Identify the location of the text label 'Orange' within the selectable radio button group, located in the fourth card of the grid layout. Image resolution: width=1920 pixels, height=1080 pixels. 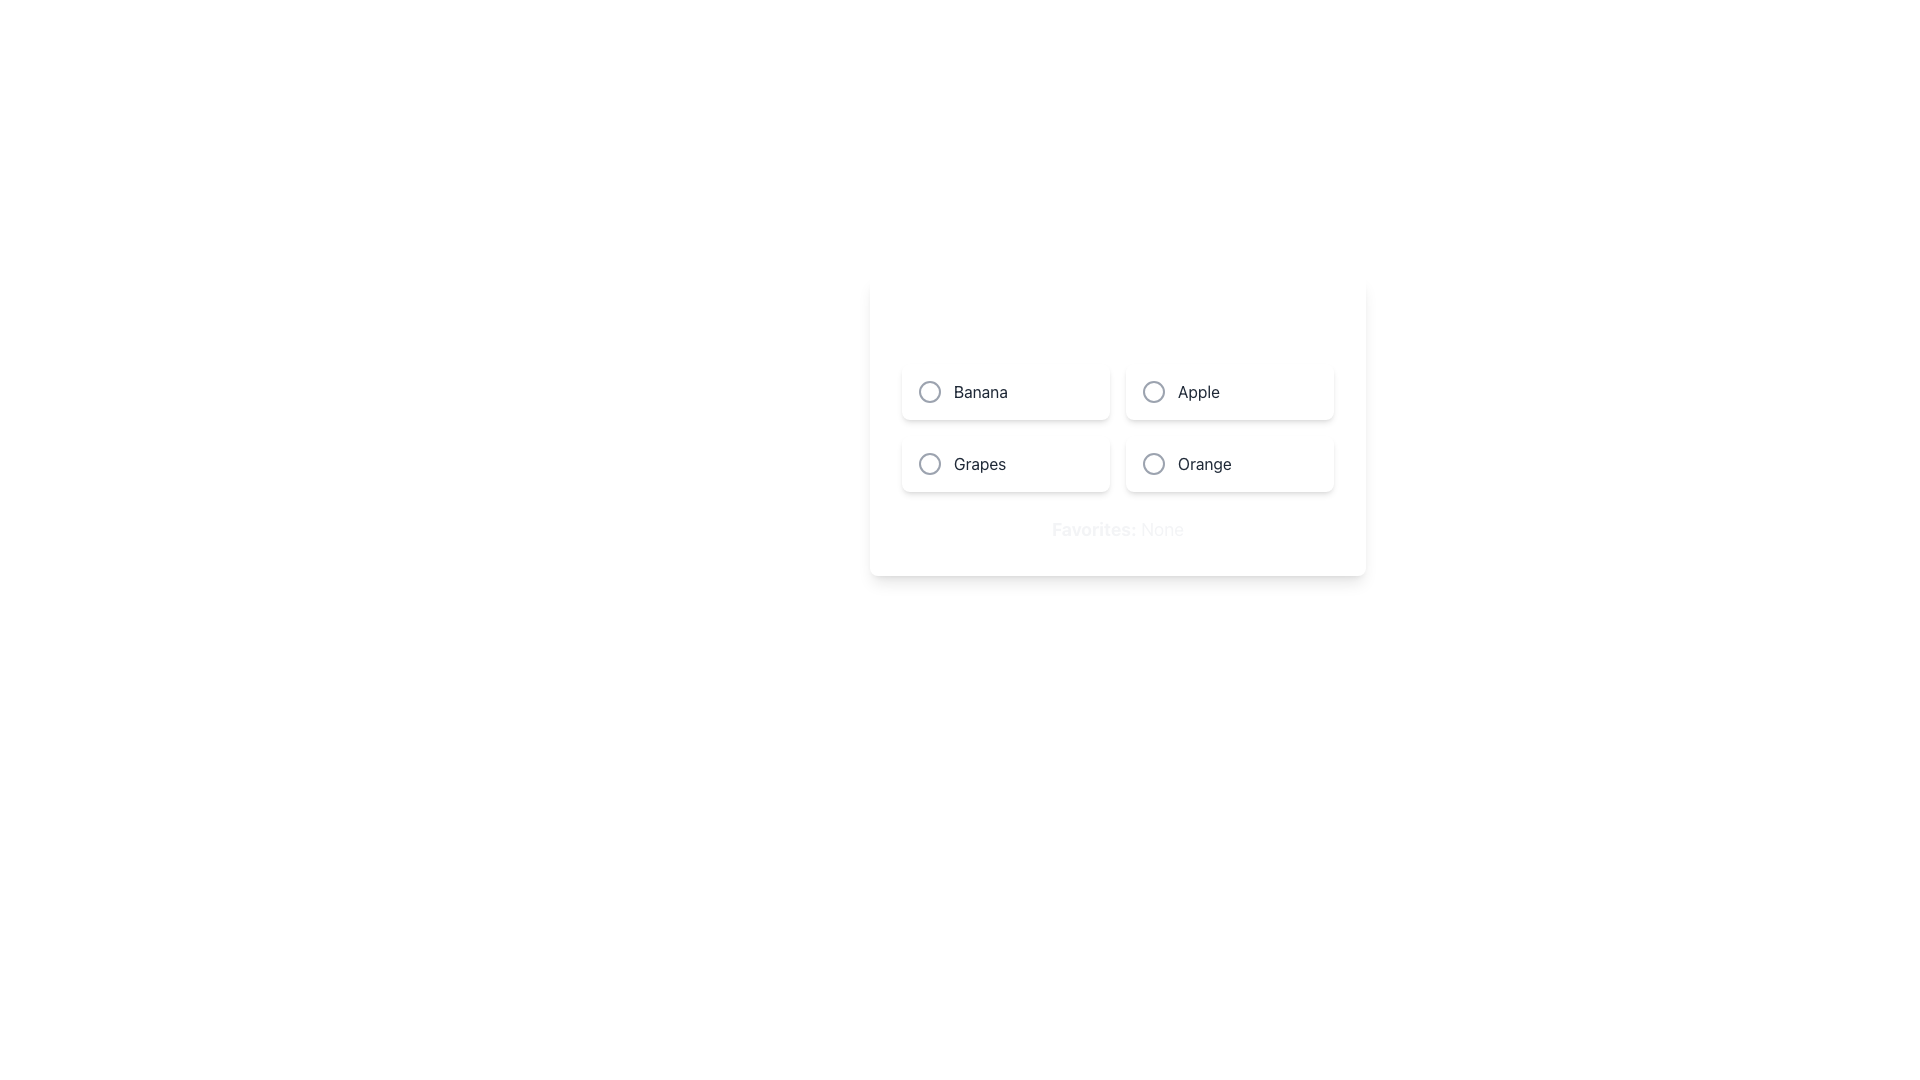
(1203, 463).